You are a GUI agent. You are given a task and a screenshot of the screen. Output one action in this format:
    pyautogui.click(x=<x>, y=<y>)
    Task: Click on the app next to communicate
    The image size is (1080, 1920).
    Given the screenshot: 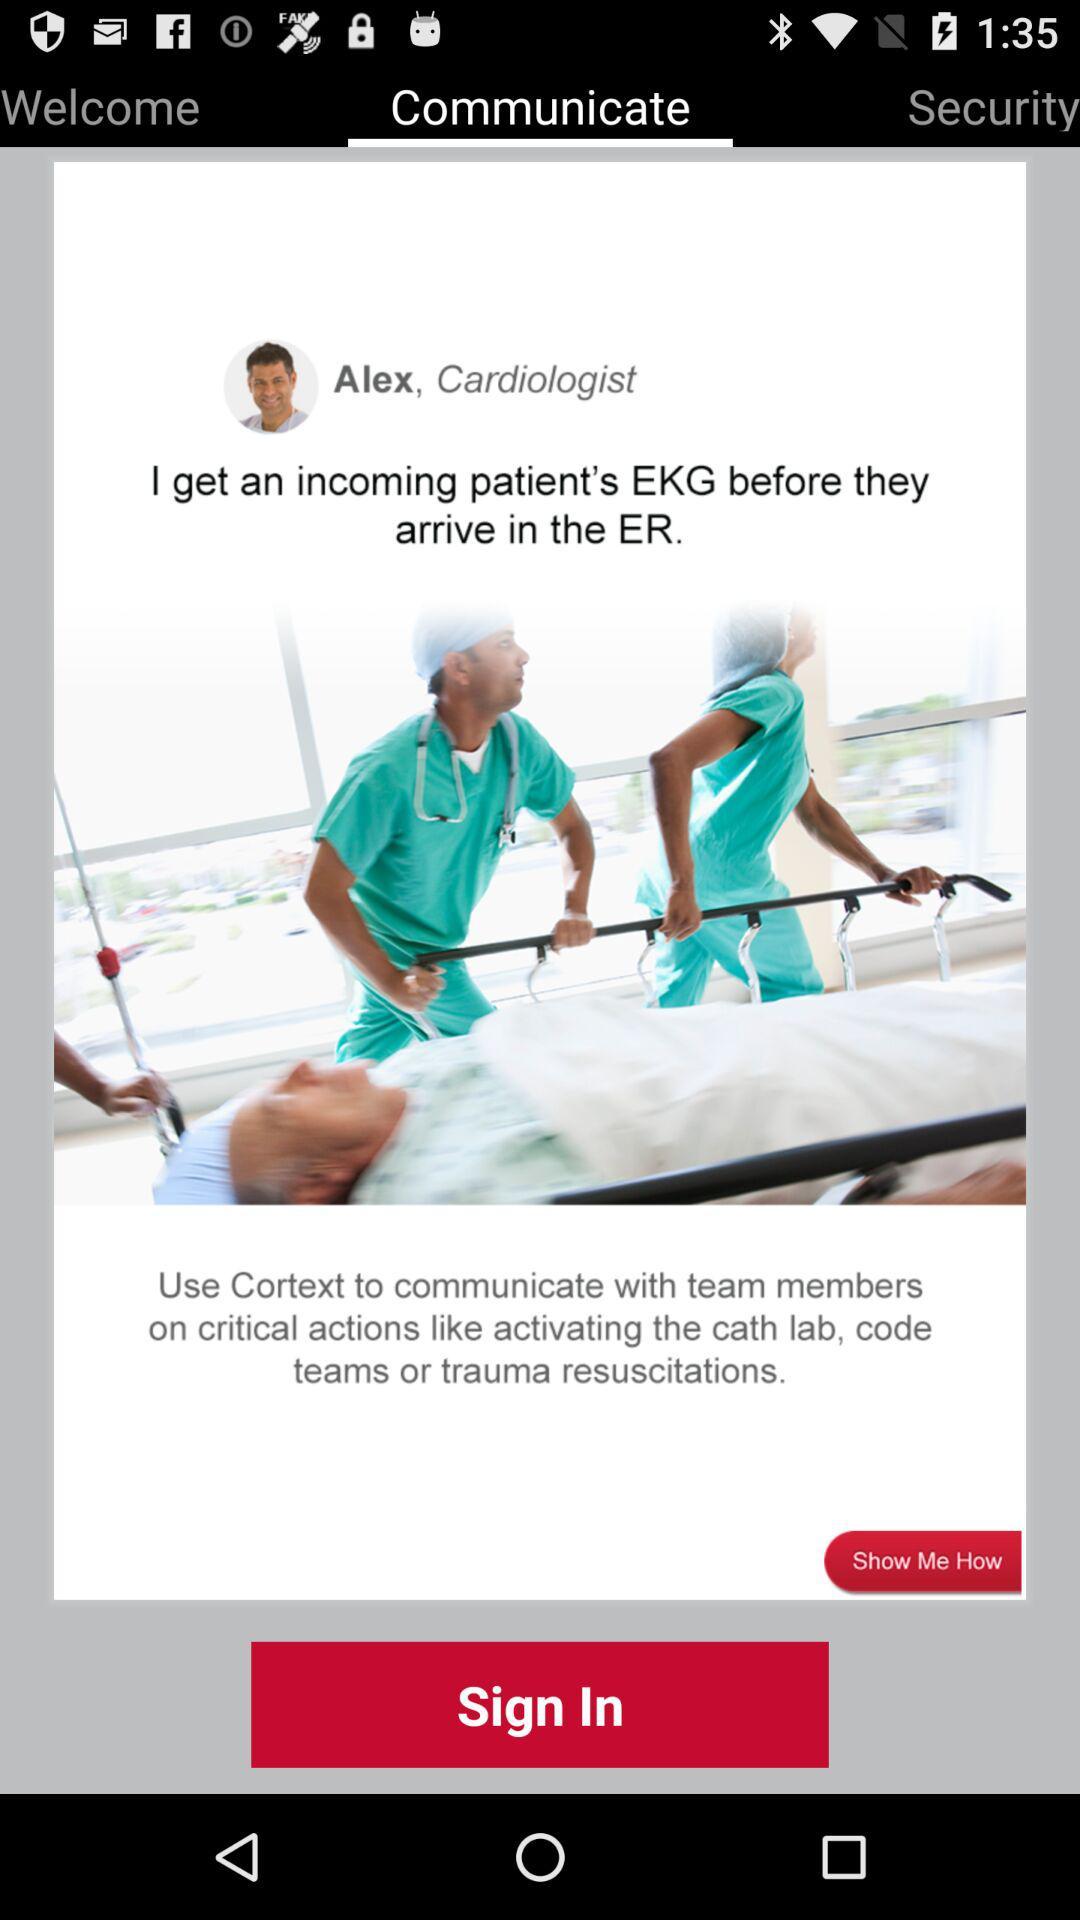 What is the action you would take?
    pyautogui.click(x=100, y=101)
    